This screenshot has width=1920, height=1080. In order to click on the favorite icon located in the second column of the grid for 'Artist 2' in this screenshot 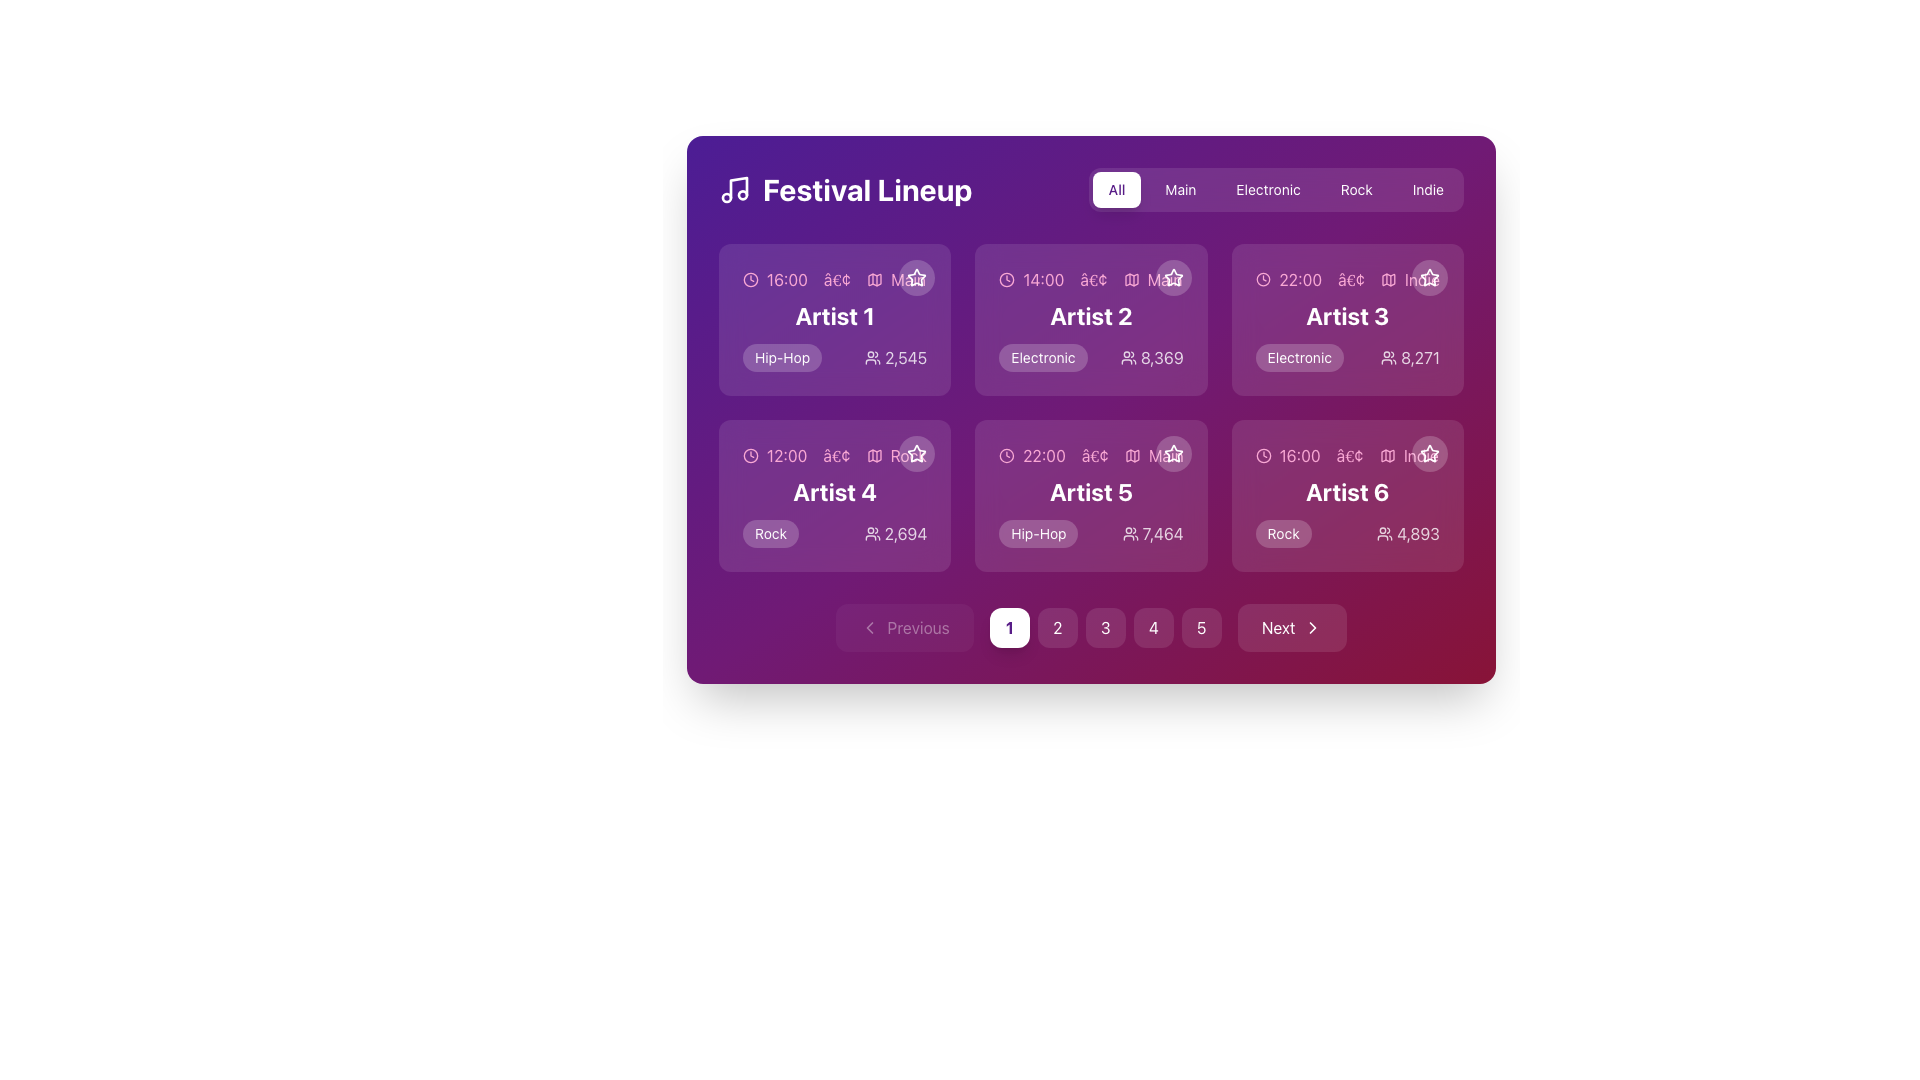, I will do `click(1173, 277)`.